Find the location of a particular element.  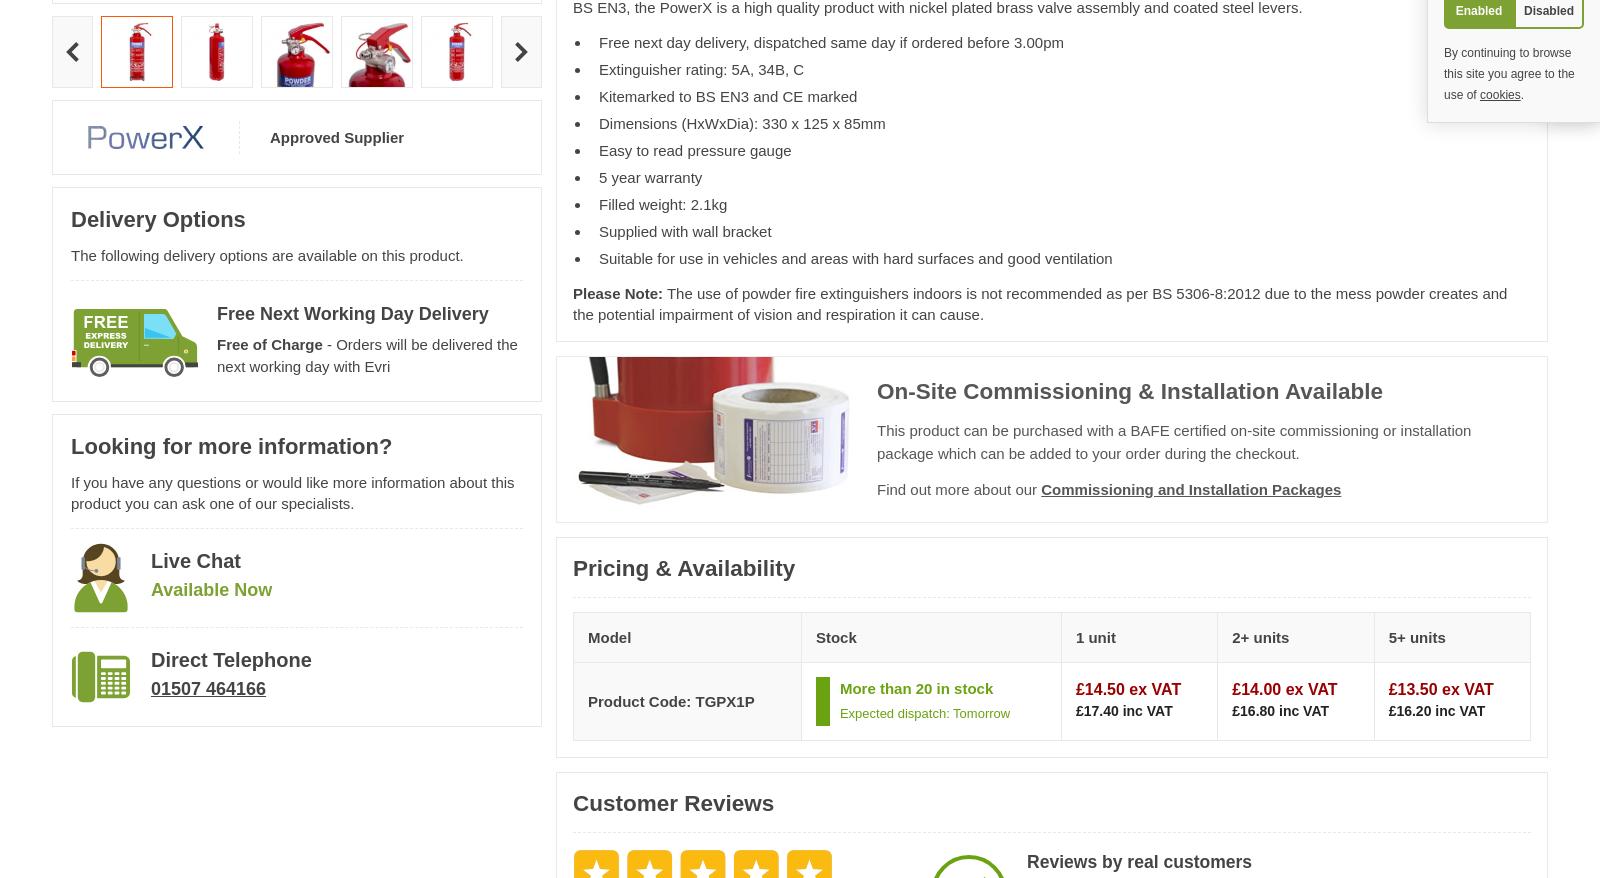

'£13.50 ex VAT' is located at coordinates (1440, 689).